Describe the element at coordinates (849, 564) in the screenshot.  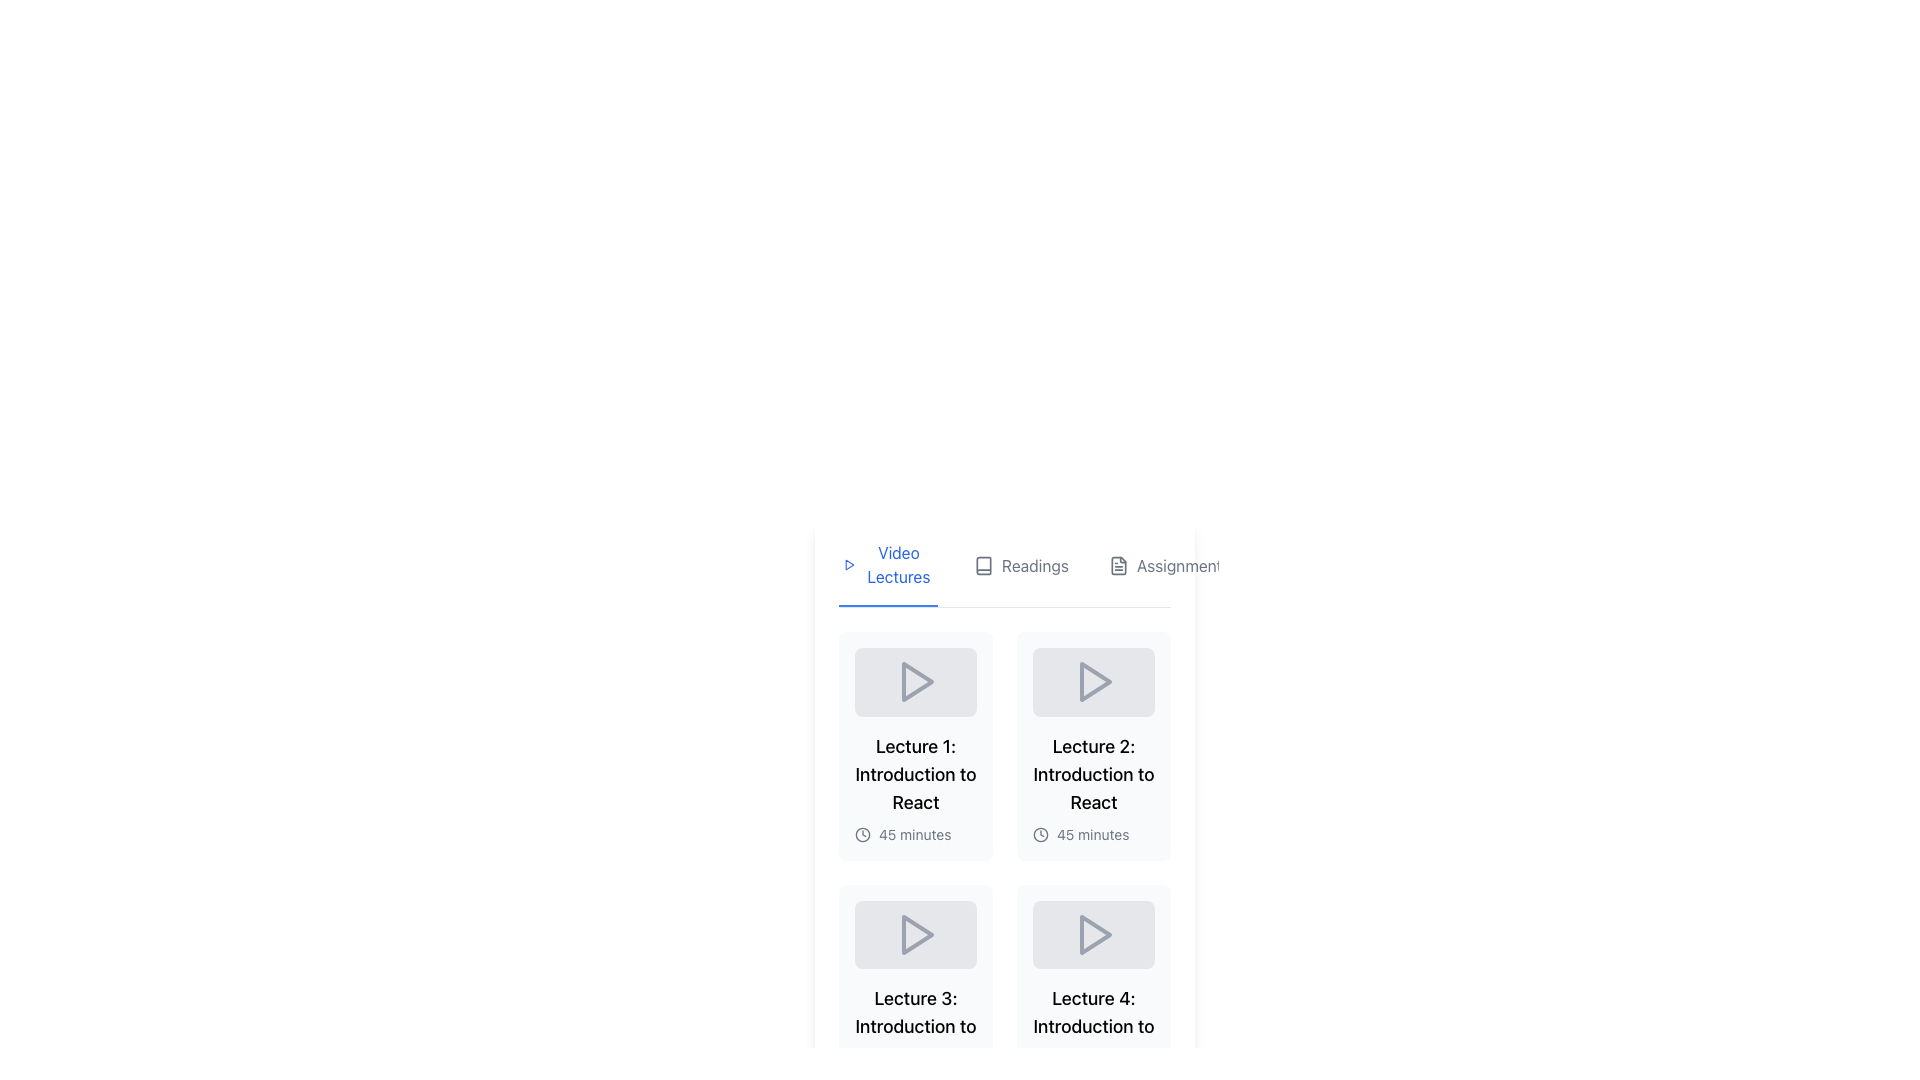
I see `the play button icon located in the 'Video Lectures' tab section` at that location.